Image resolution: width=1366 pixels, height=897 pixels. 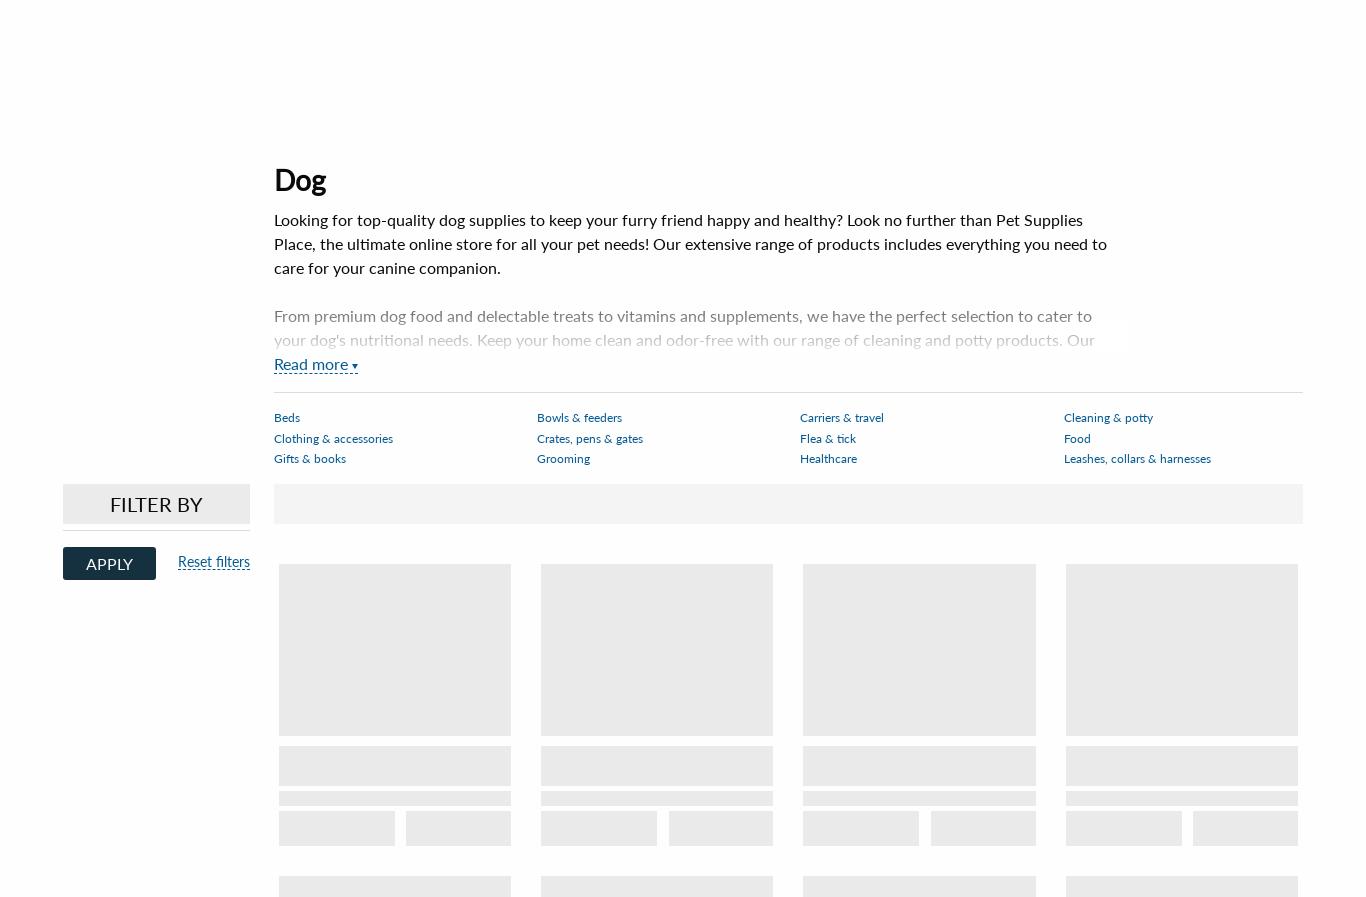 I want to click on 'Your recently viewed items', so click(x=683, y=338).